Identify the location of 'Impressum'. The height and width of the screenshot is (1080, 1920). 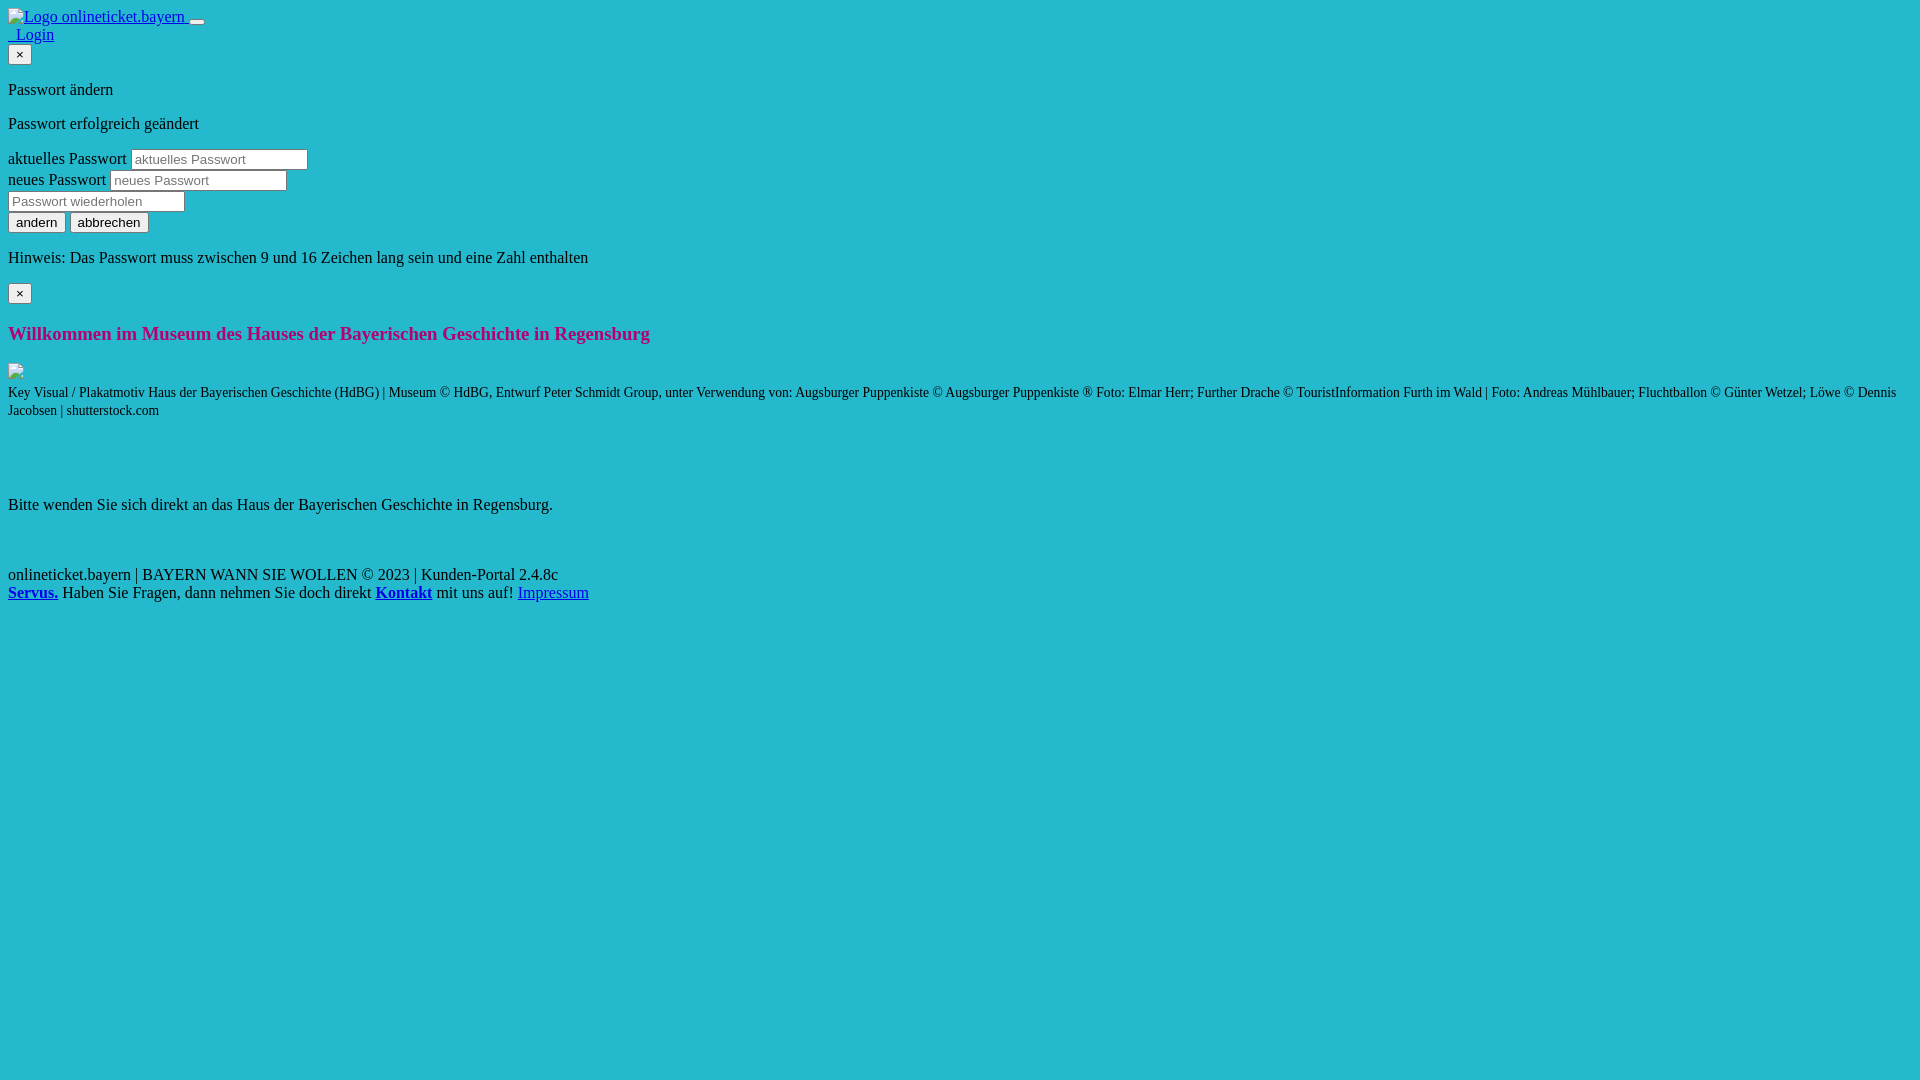
(553, 591).